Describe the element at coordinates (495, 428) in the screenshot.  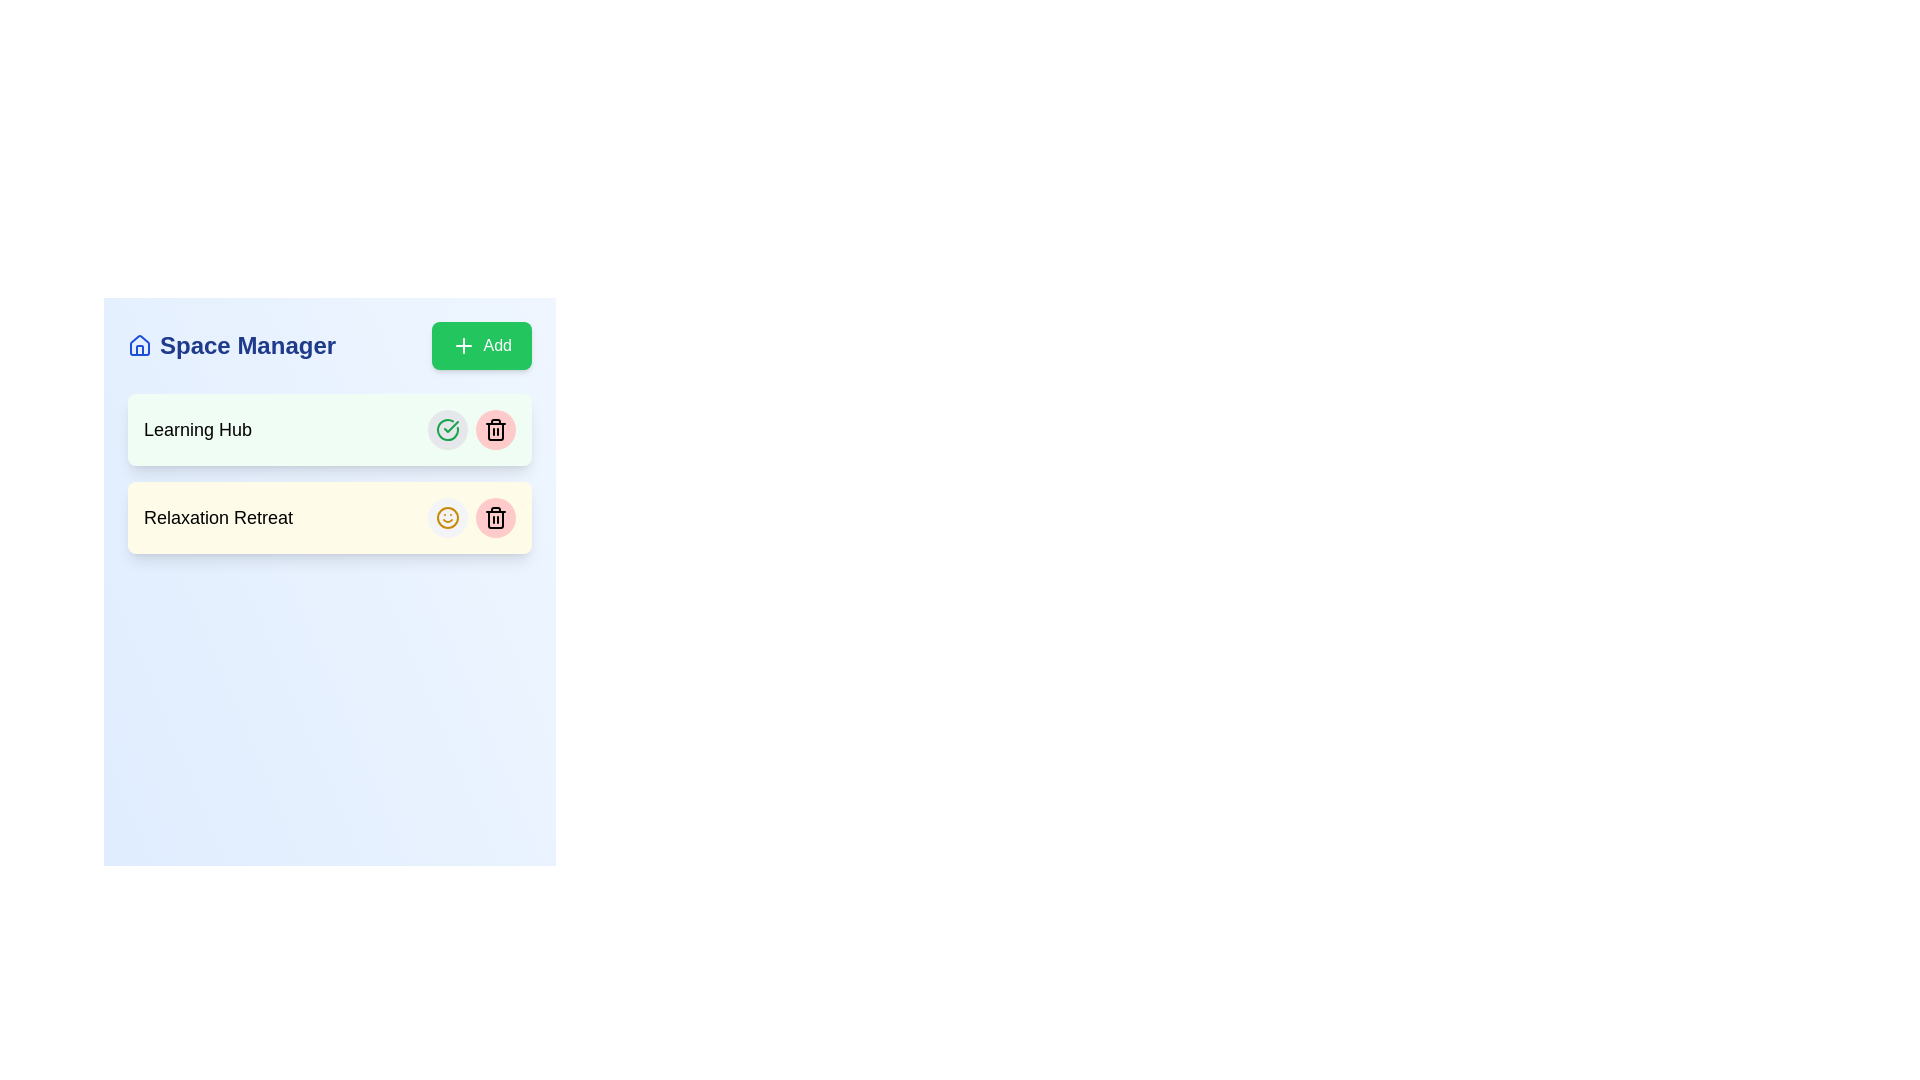
I see `the circular red button with a black trashcan symbol located to the far right of the 'Learning Hub' entry in the 'Space Manager' interface to possibly view a tooltip` at that location.